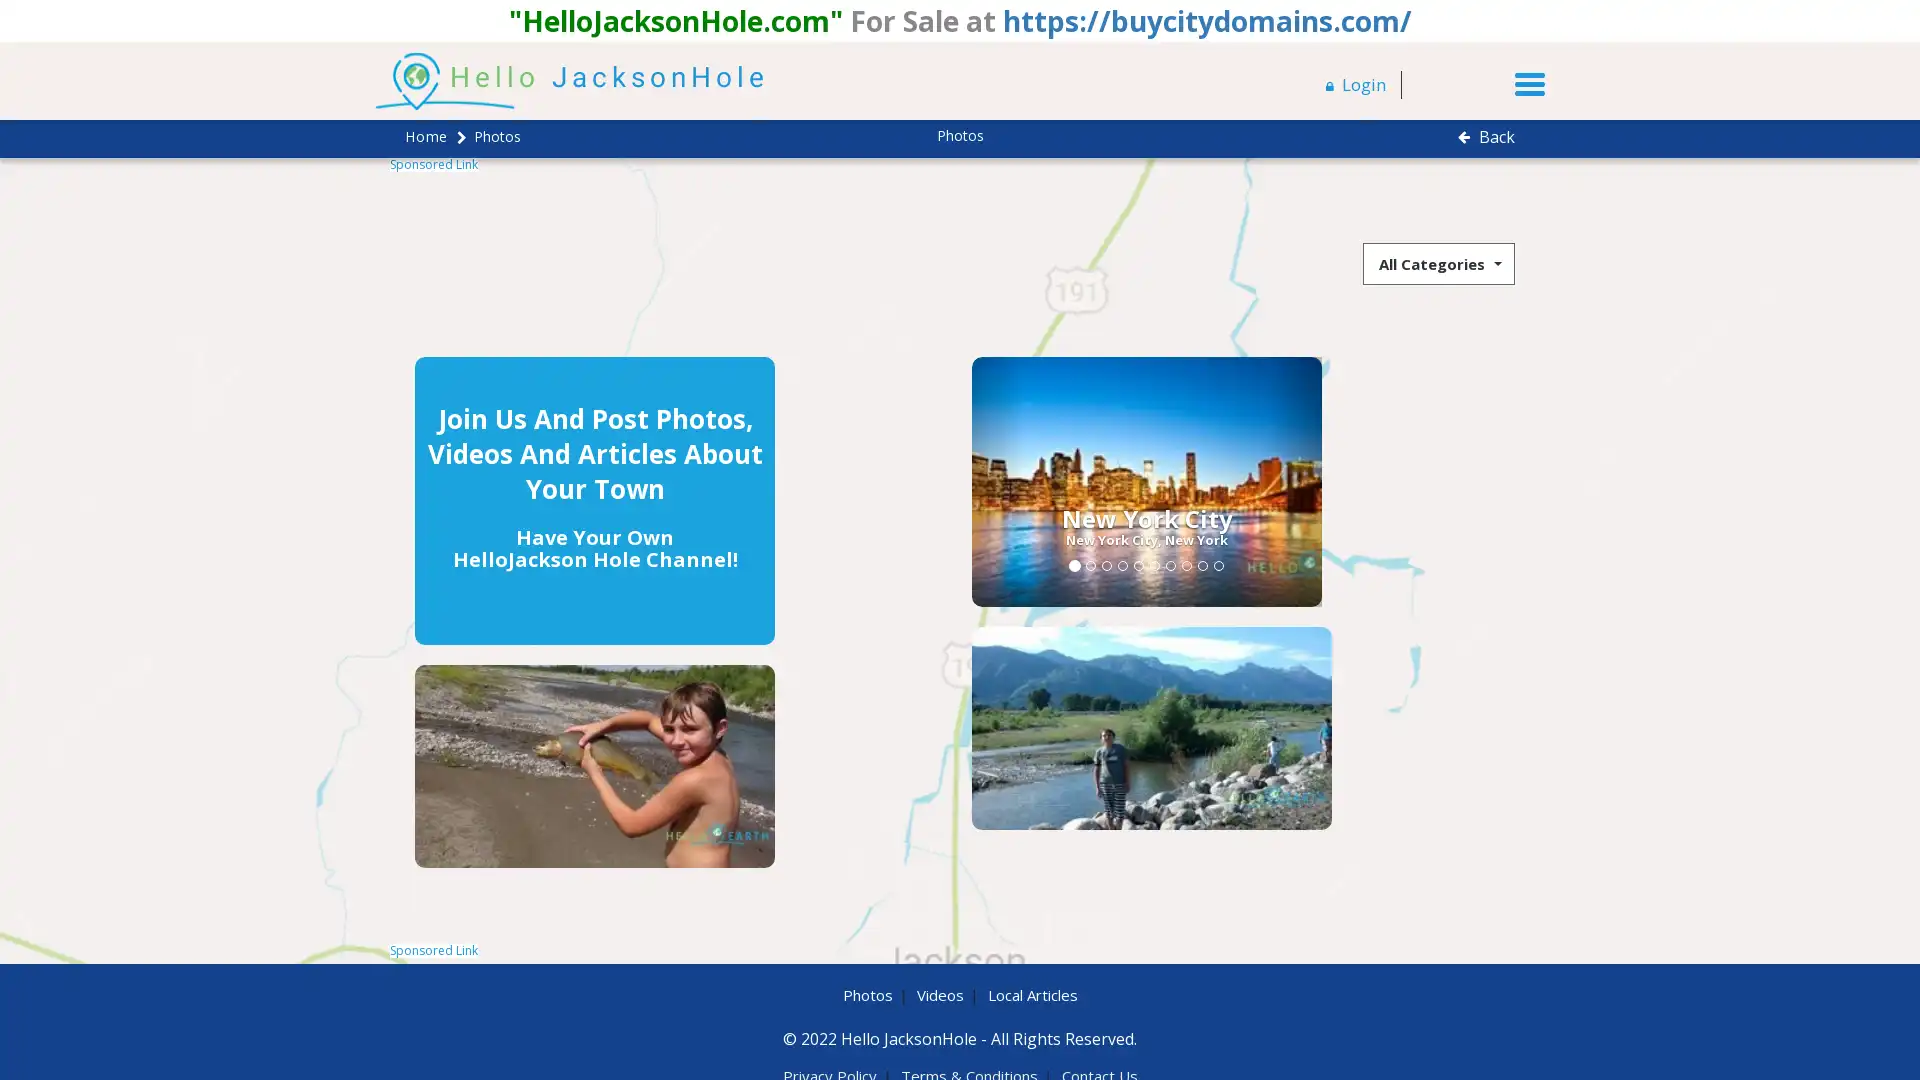  Describe the element at coordinates (1438, 261) in the screenshot. I see `All Categories` at that location.